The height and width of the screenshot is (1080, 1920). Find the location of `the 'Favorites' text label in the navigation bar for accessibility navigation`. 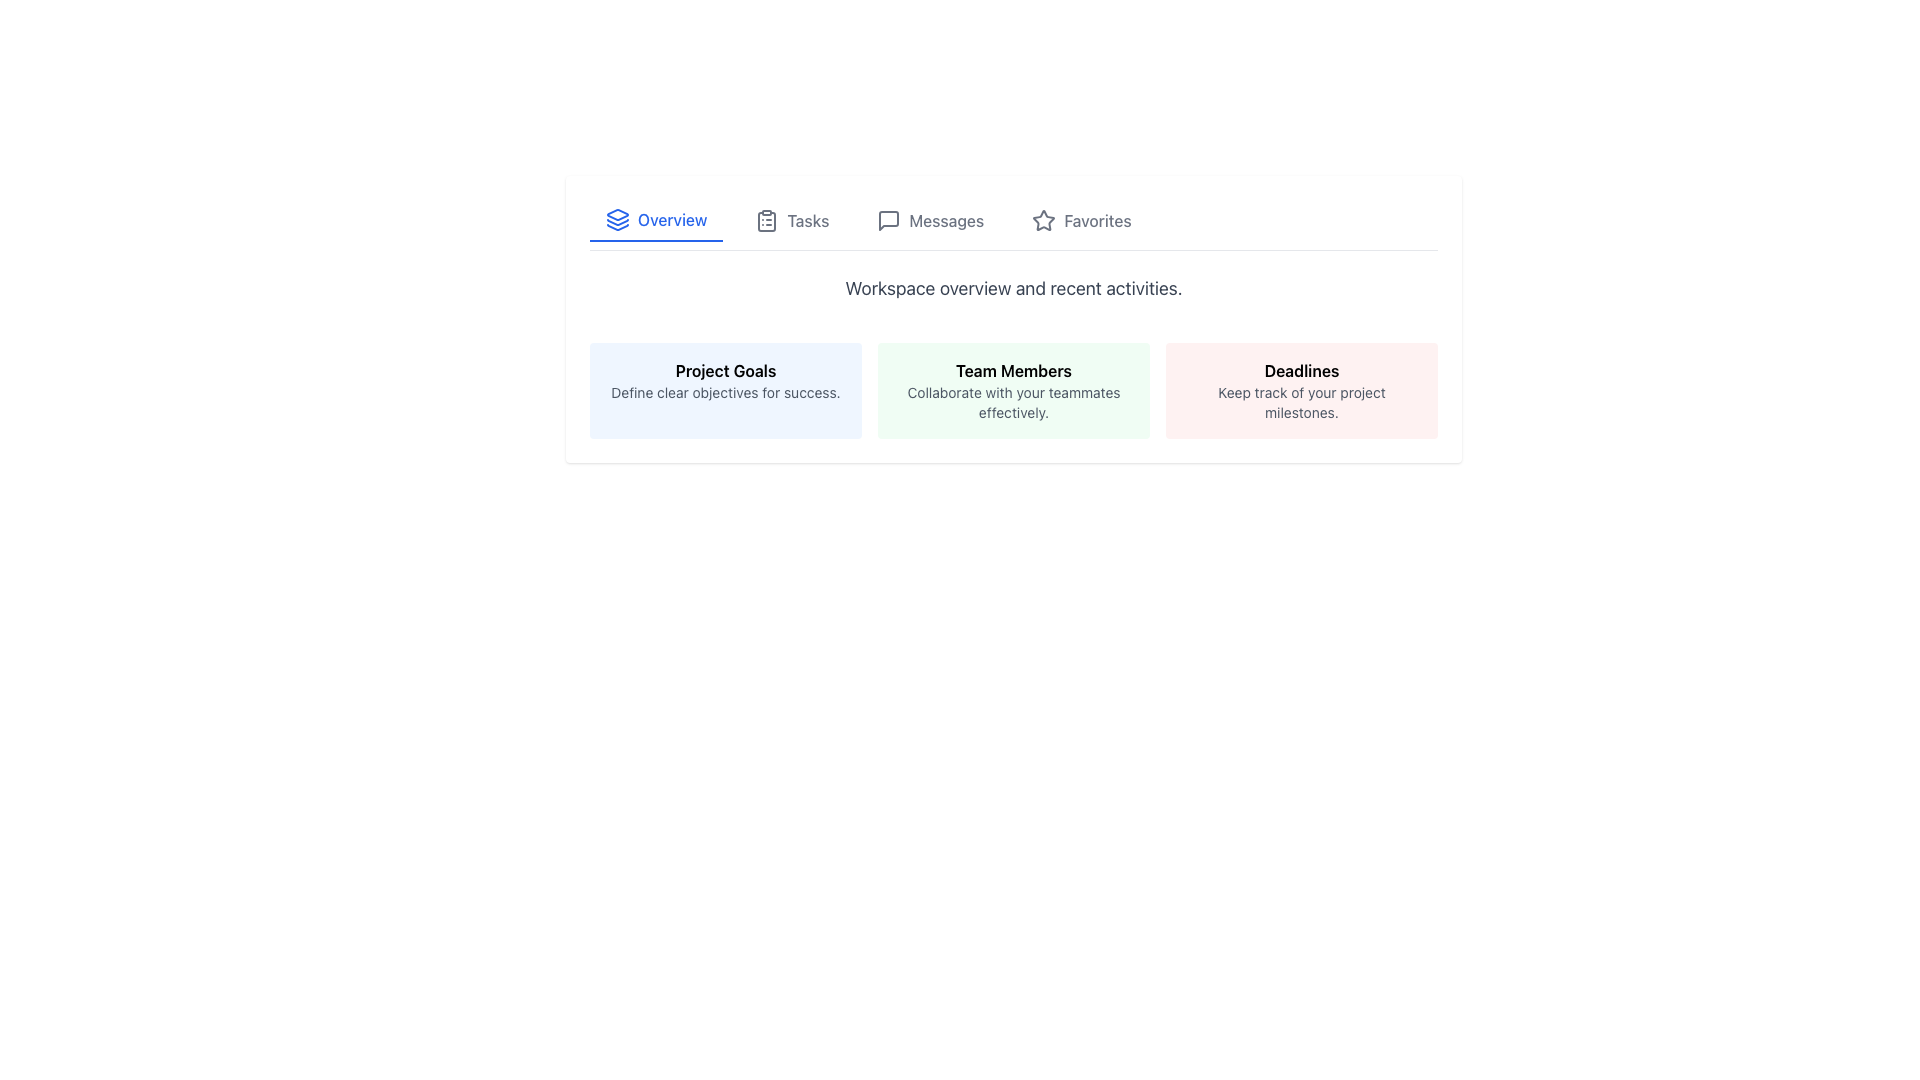

the 'Favorites' text label in the navigation bar for accessibility navigation is located at coordinates (1096, 220).